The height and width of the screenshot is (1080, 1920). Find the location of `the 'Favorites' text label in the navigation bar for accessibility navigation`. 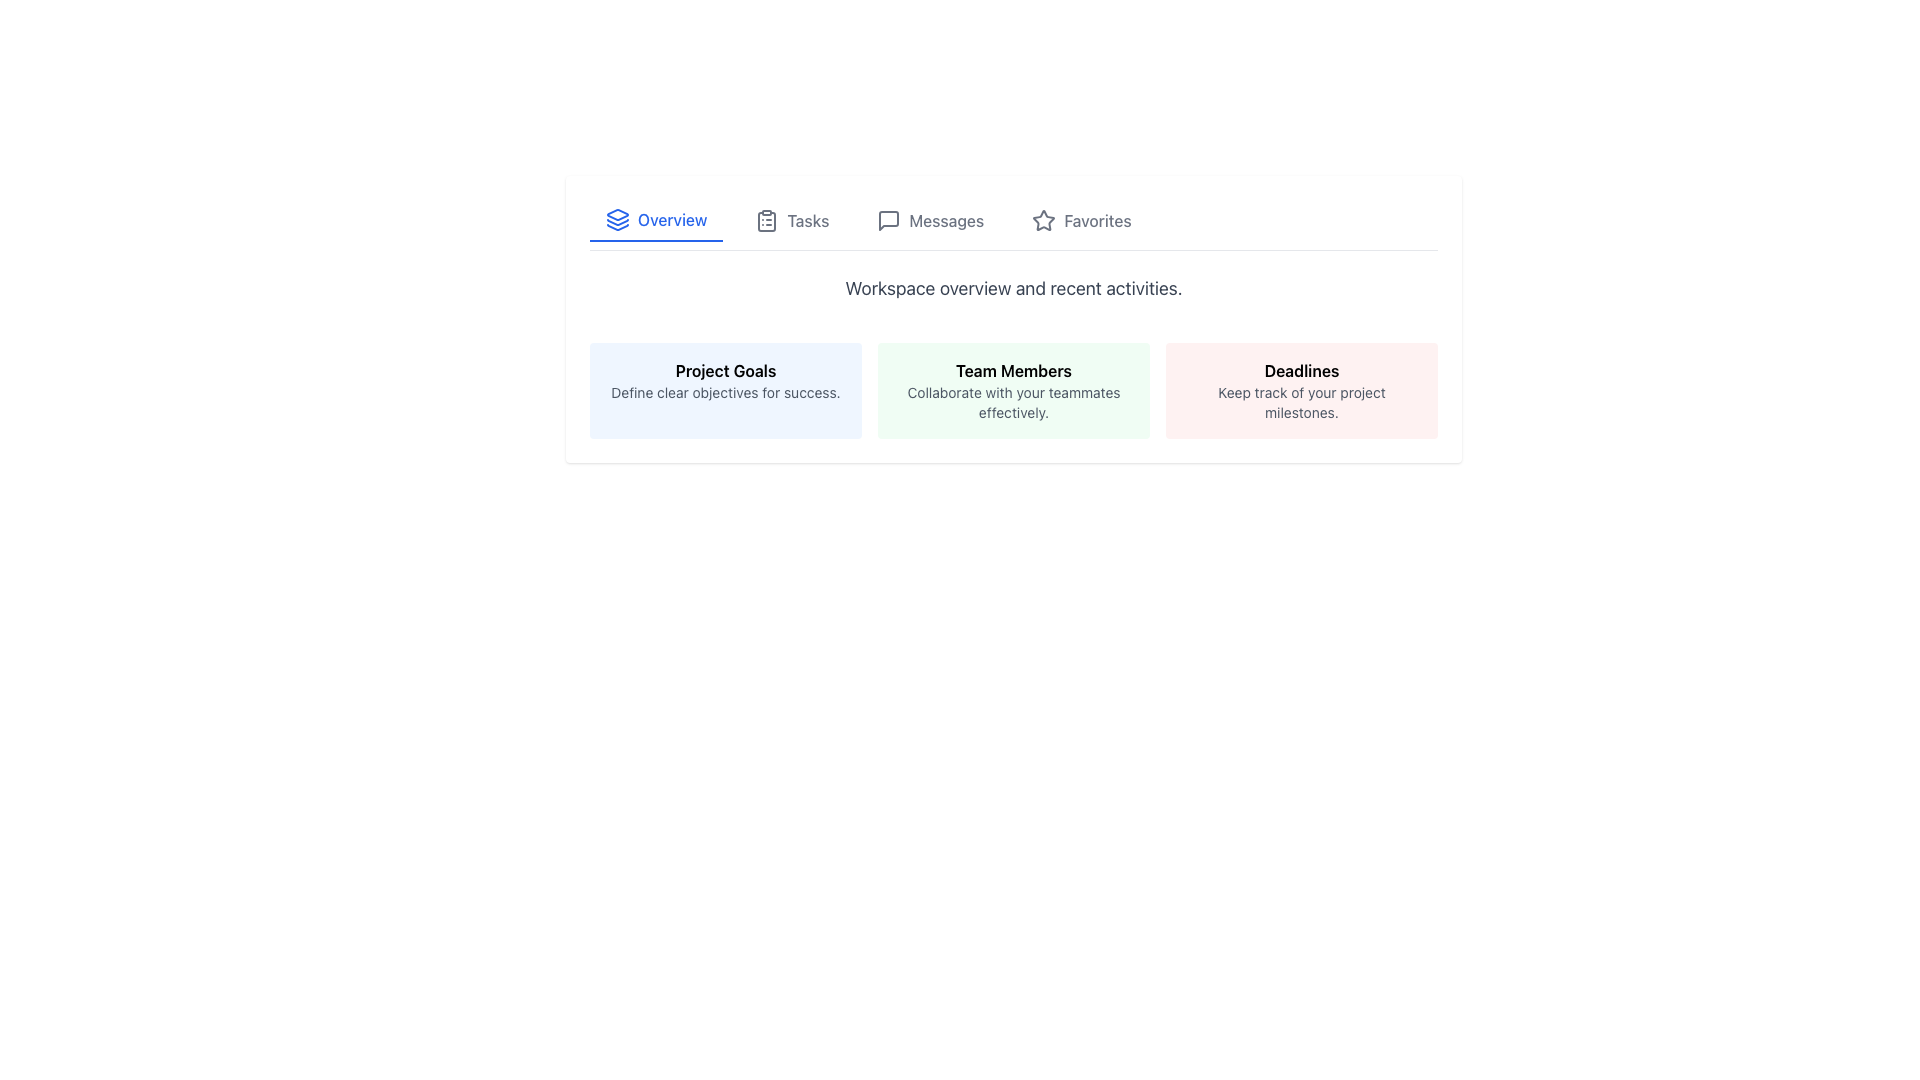

the 'Favorites' text label in the navigation bar for accessibility navigation is located at coordinates (1096, 220).